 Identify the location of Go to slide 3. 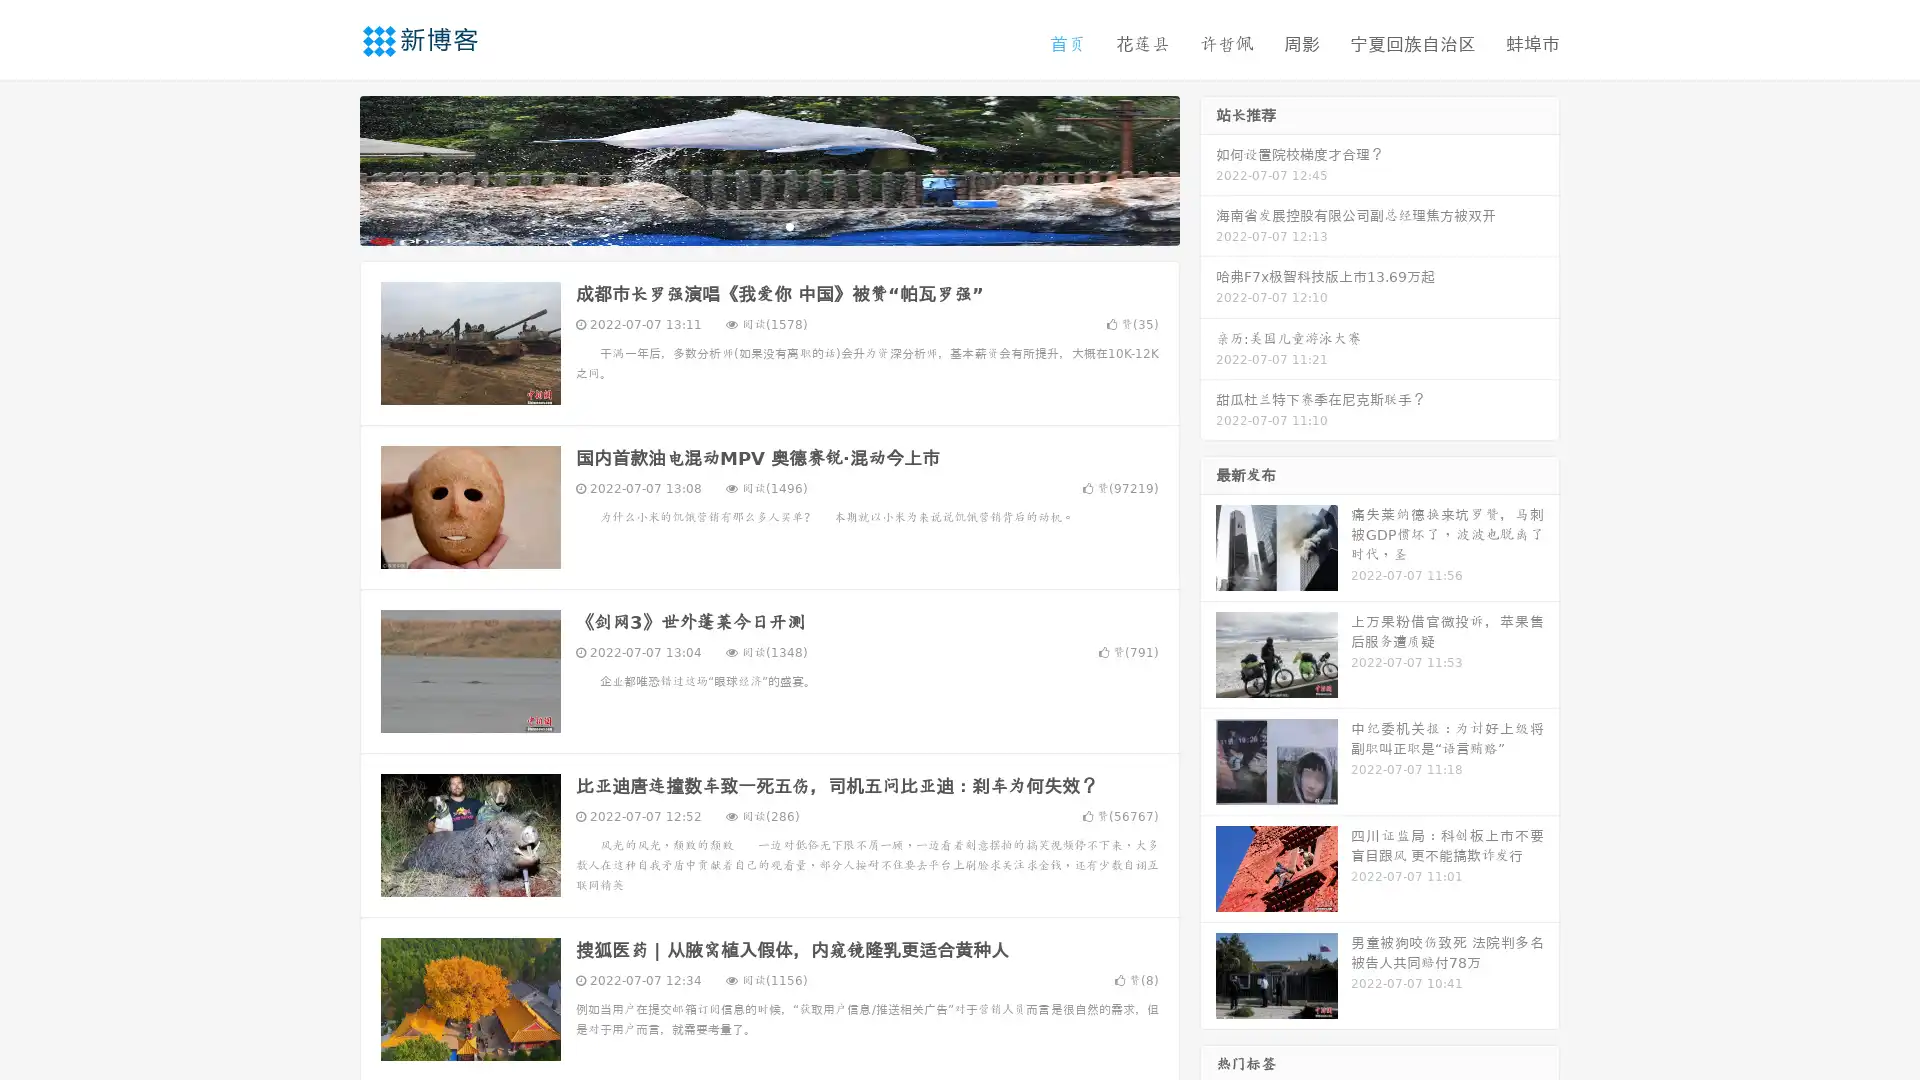
(789, 225).